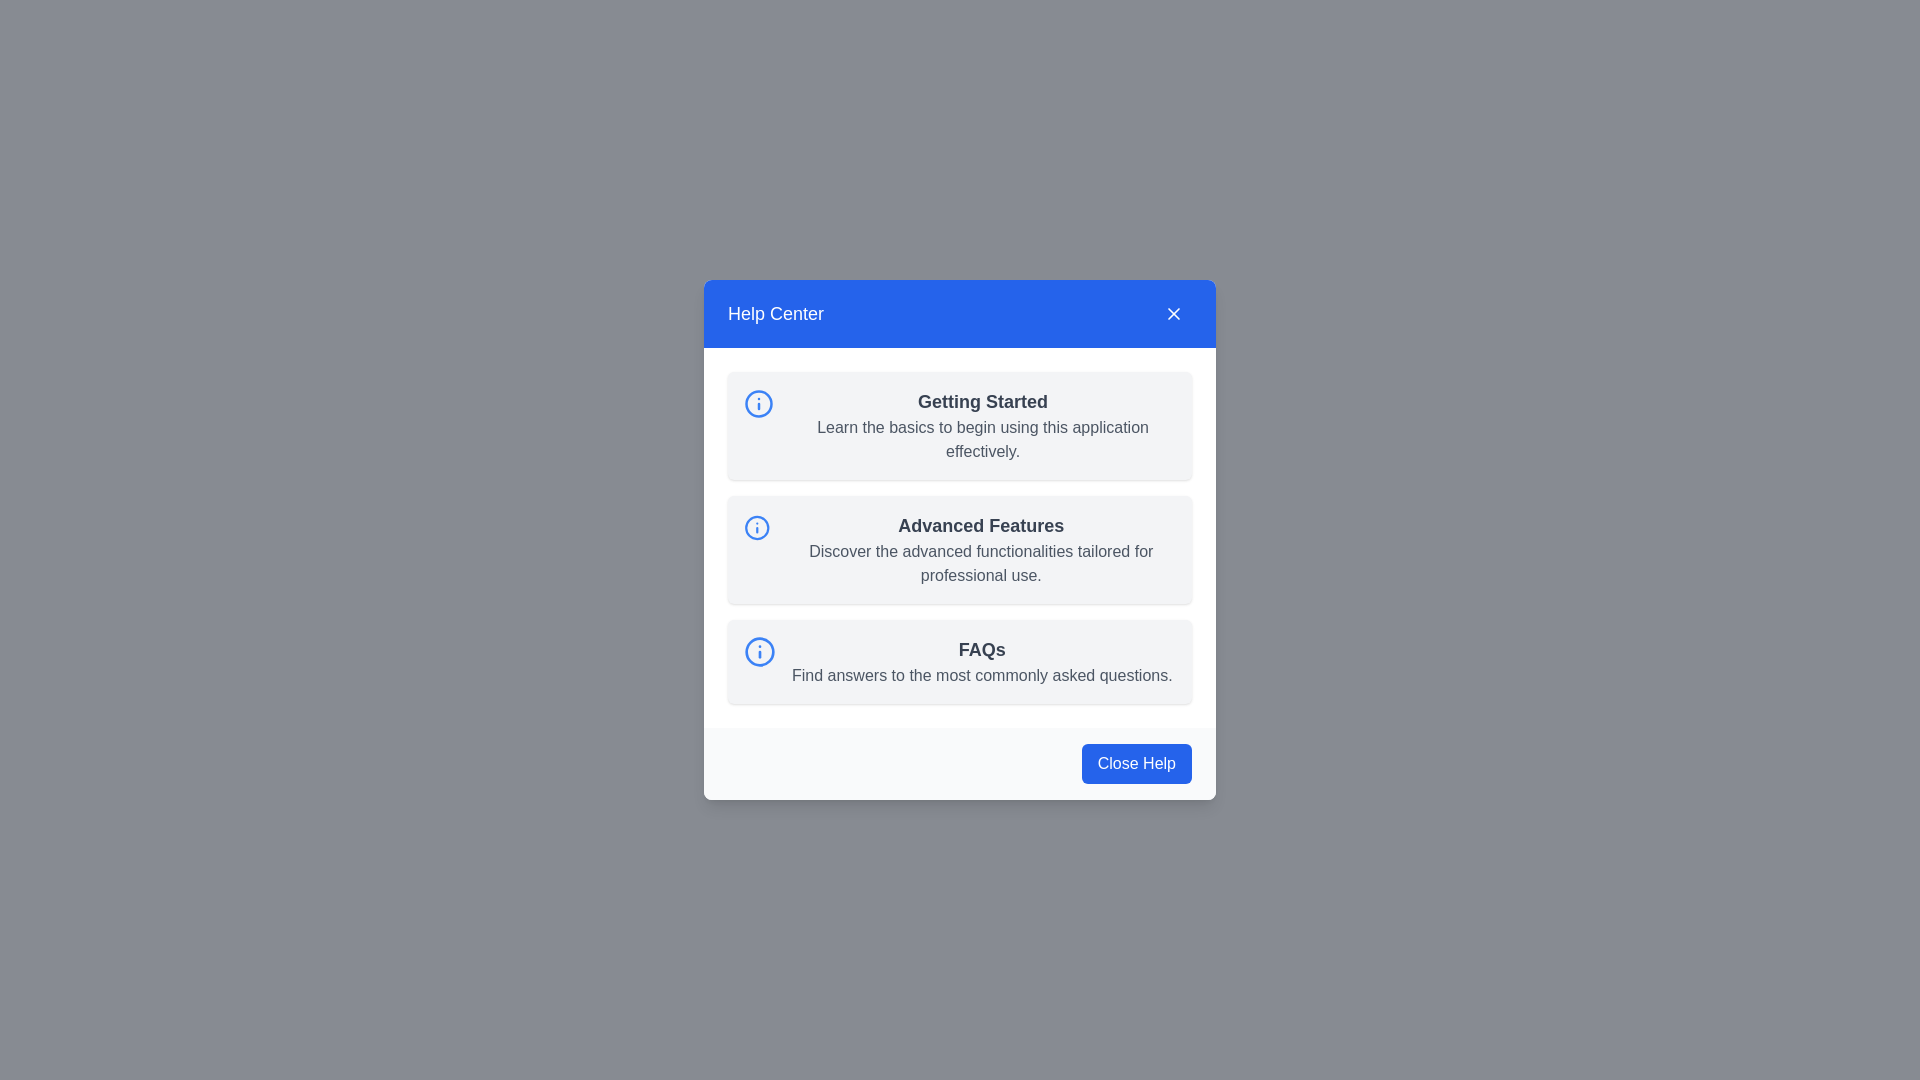 The height and width of the screenshot is (1080, 1920). Describe the element at coordinates (982, 675) in the screenshot. I see `the static text label that contains the phrase 'Find answers to the most commonly asked questions.' located beneath the 'FAQs' headline in the Help Center interface` at that location.